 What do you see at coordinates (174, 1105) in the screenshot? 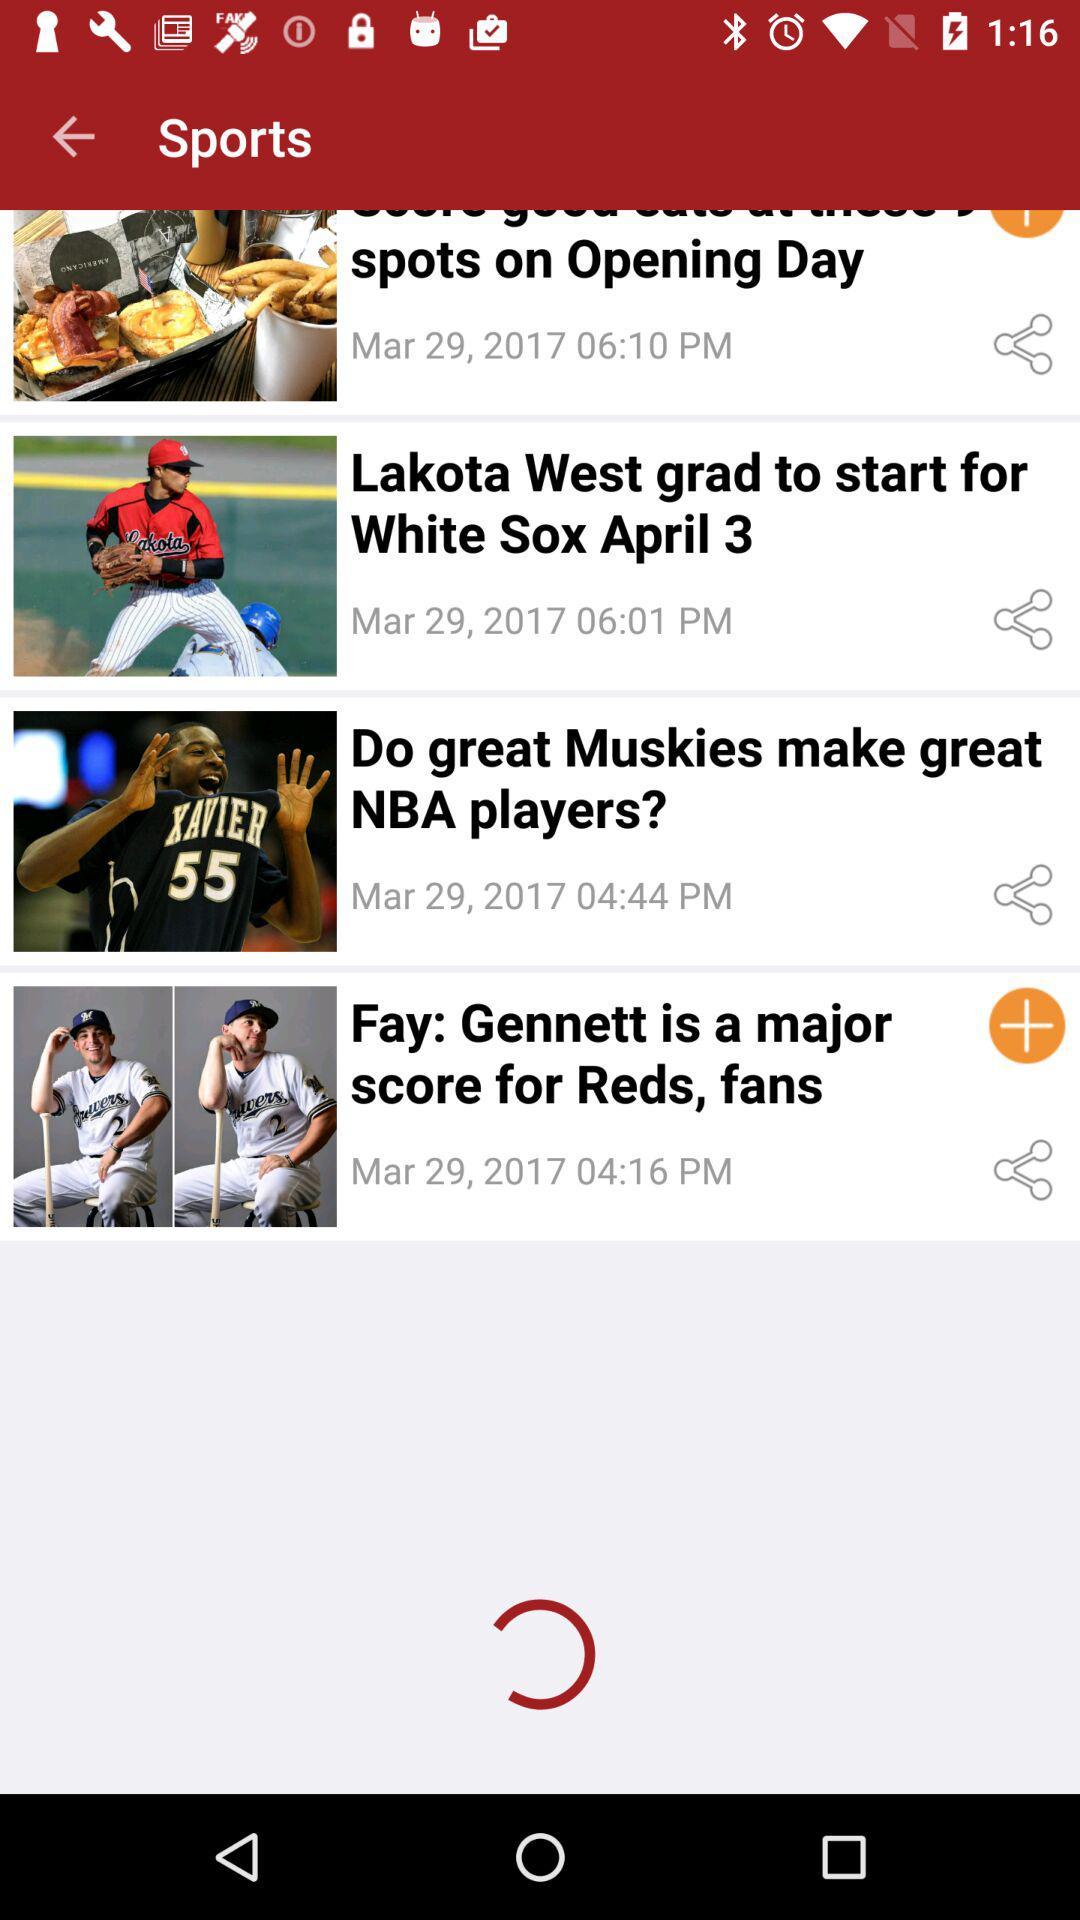
I see `article` at bounding box center [174, 1105].